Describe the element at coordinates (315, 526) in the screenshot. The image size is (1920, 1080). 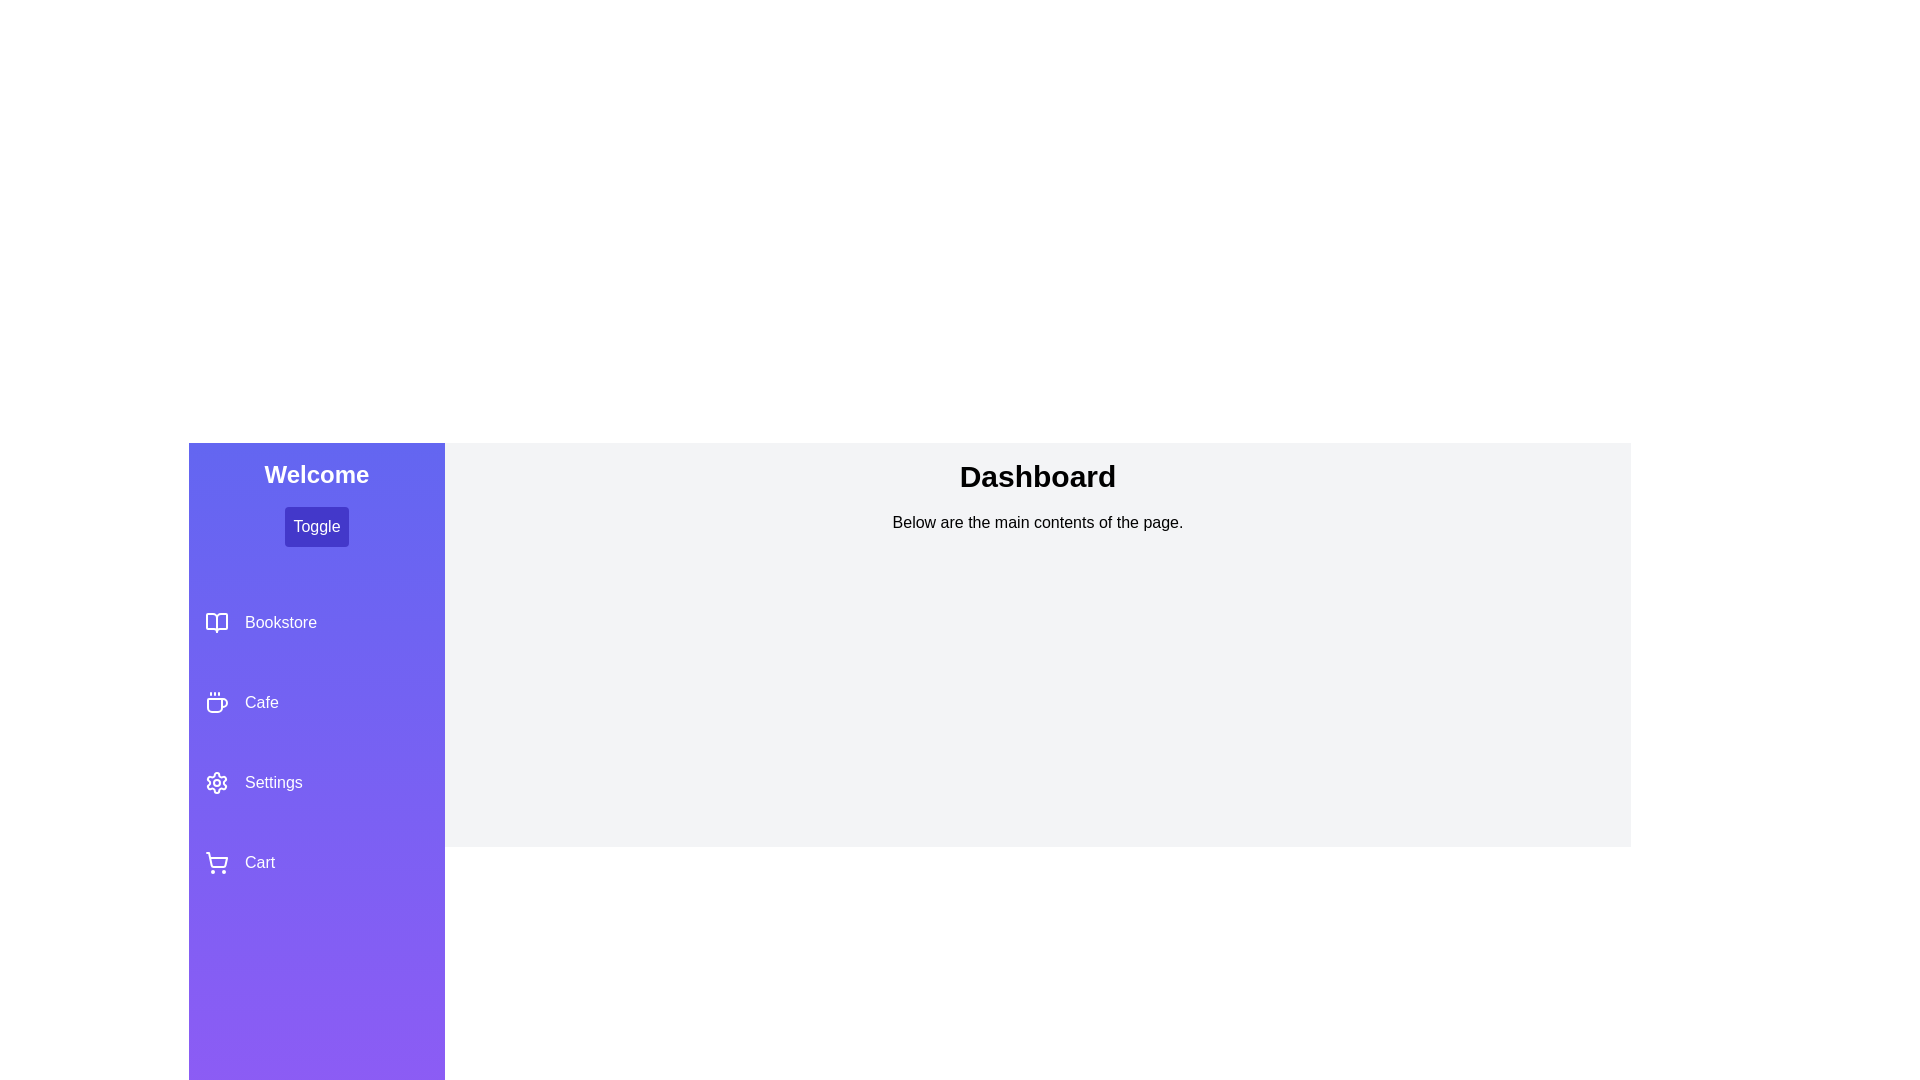
I see `the toggle button to open or close the drawer` at that location.